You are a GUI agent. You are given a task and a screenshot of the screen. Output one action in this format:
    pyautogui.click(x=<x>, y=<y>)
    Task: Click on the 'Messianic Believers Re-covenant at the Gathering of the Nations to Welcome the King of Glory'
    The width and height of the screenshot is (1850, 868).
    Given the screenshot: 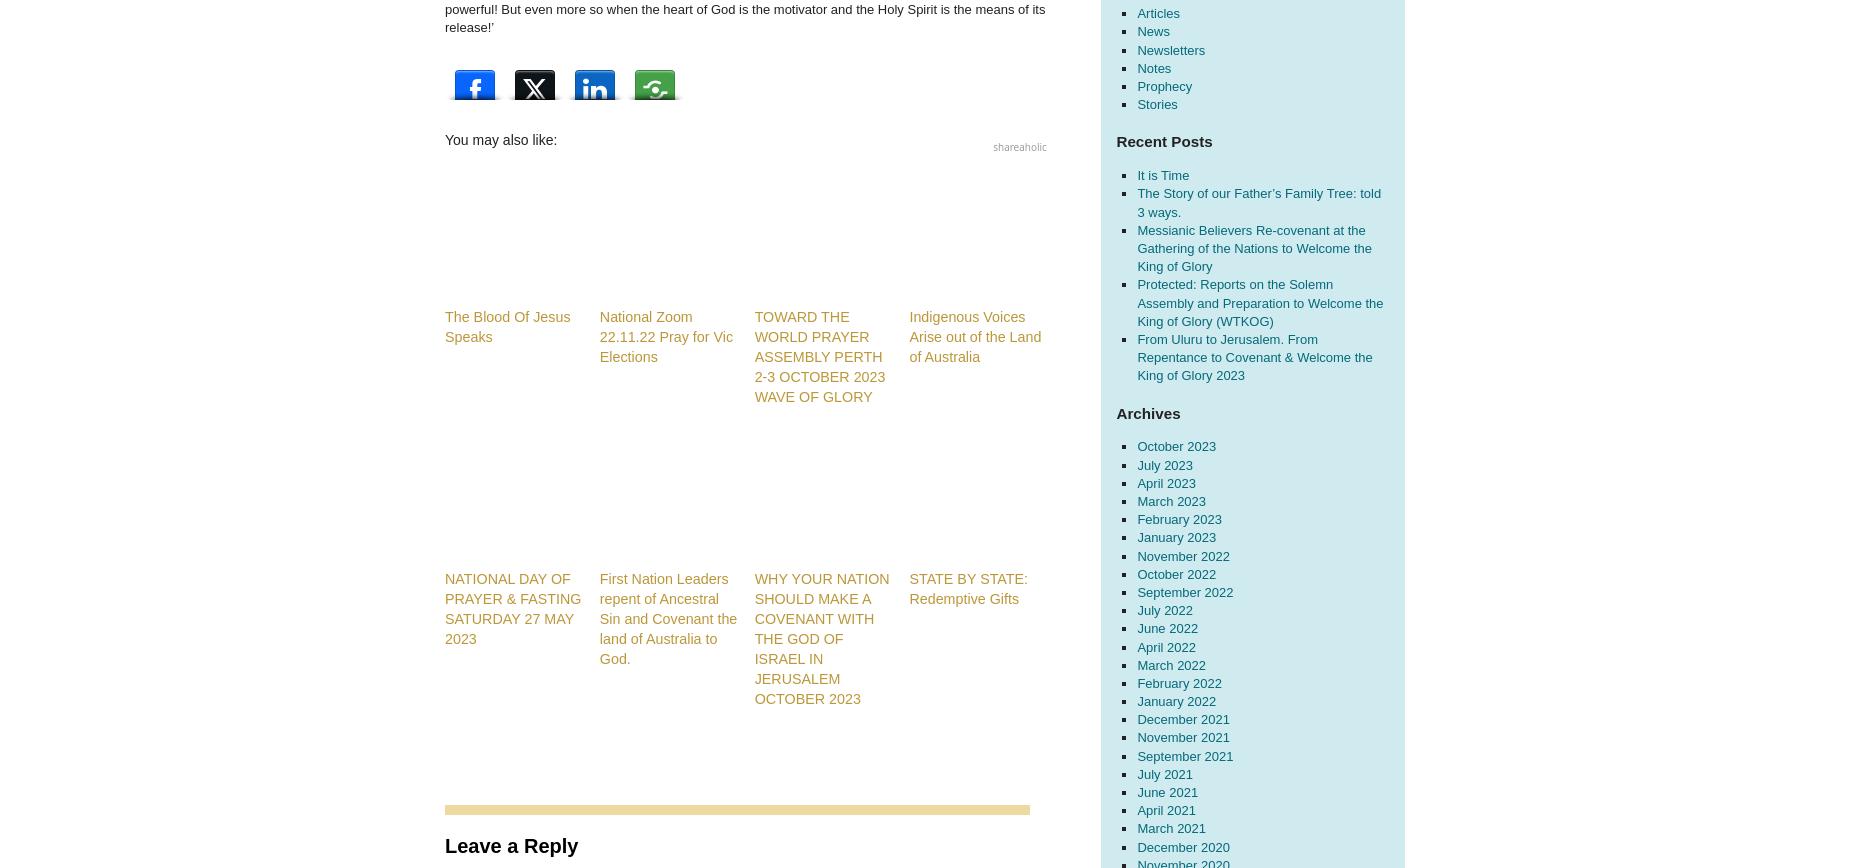 What is the action you would take?
    pyautogui.click(x=1136, y=247)
    